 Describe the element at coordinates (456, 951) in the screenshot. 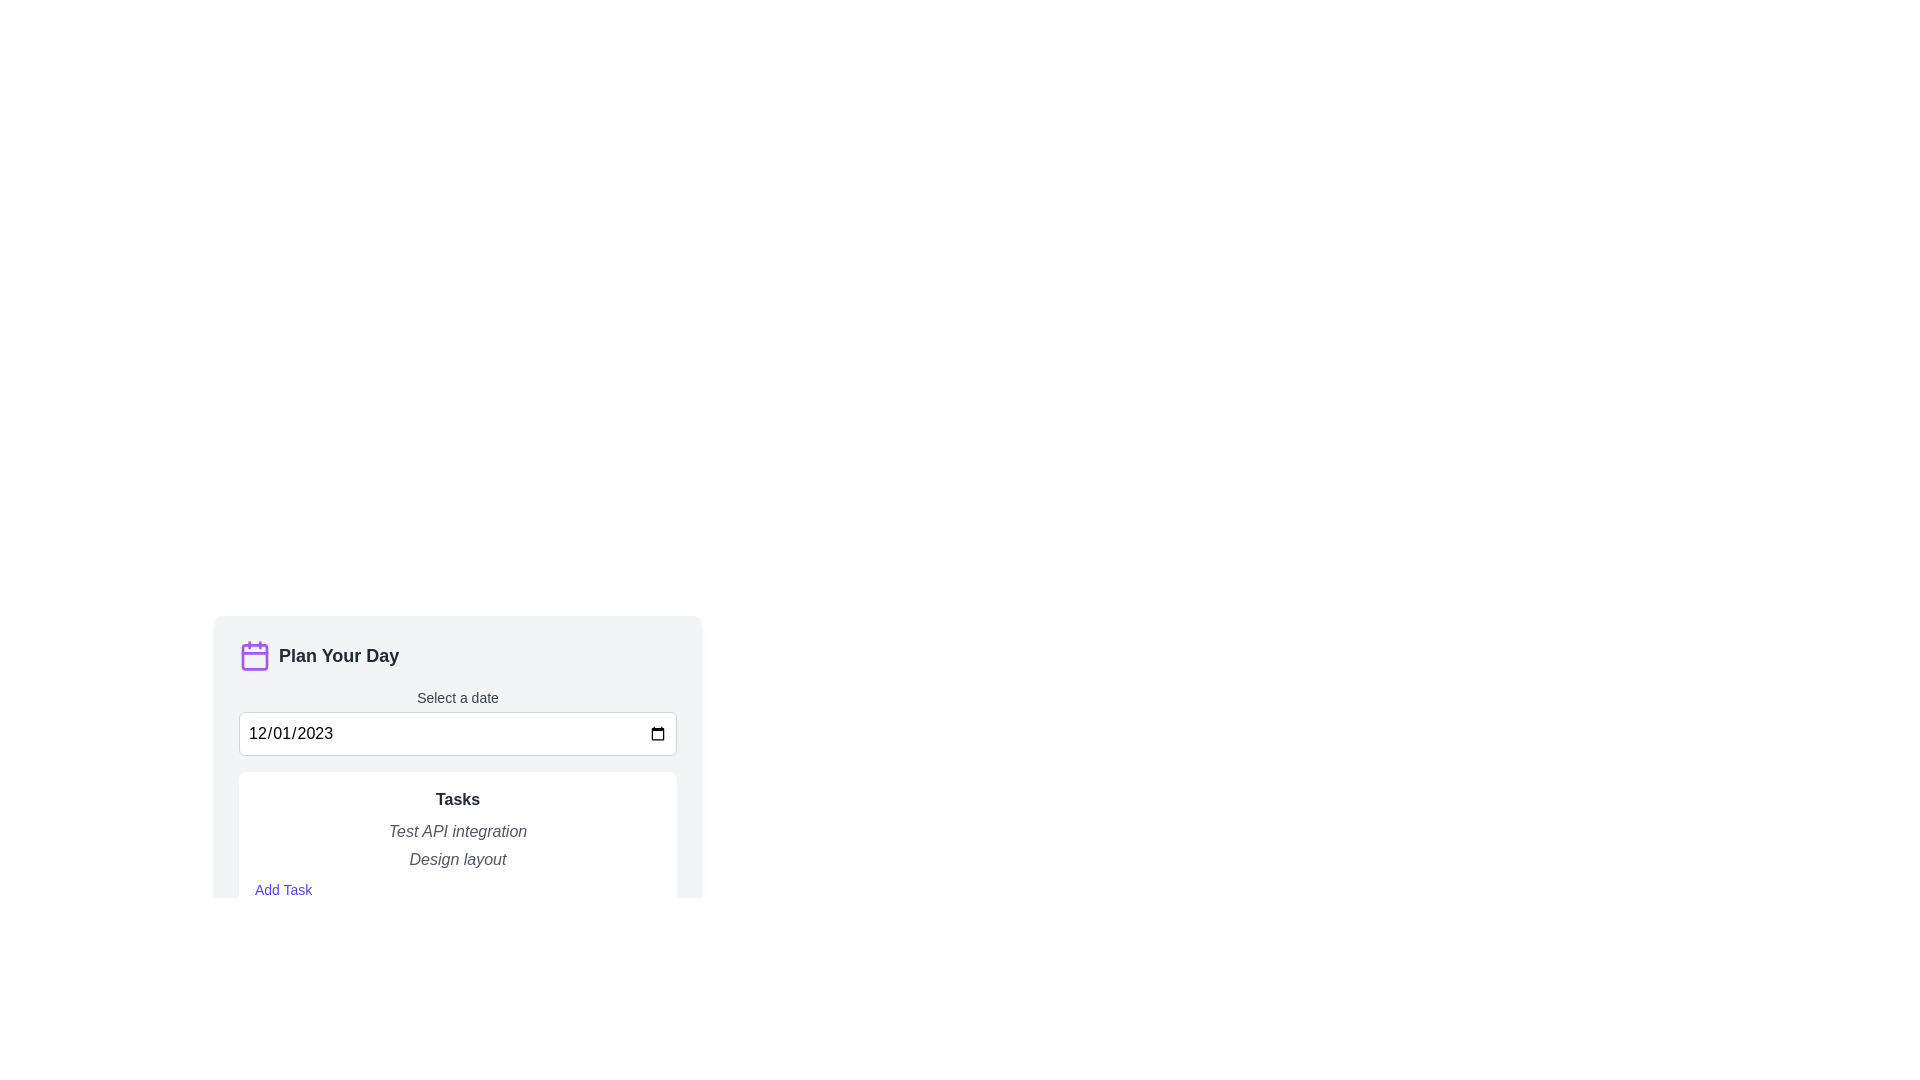

I see `the toggle button located at the bottom of the 'Plan Your Day' section to receive visual feedback` at that location.